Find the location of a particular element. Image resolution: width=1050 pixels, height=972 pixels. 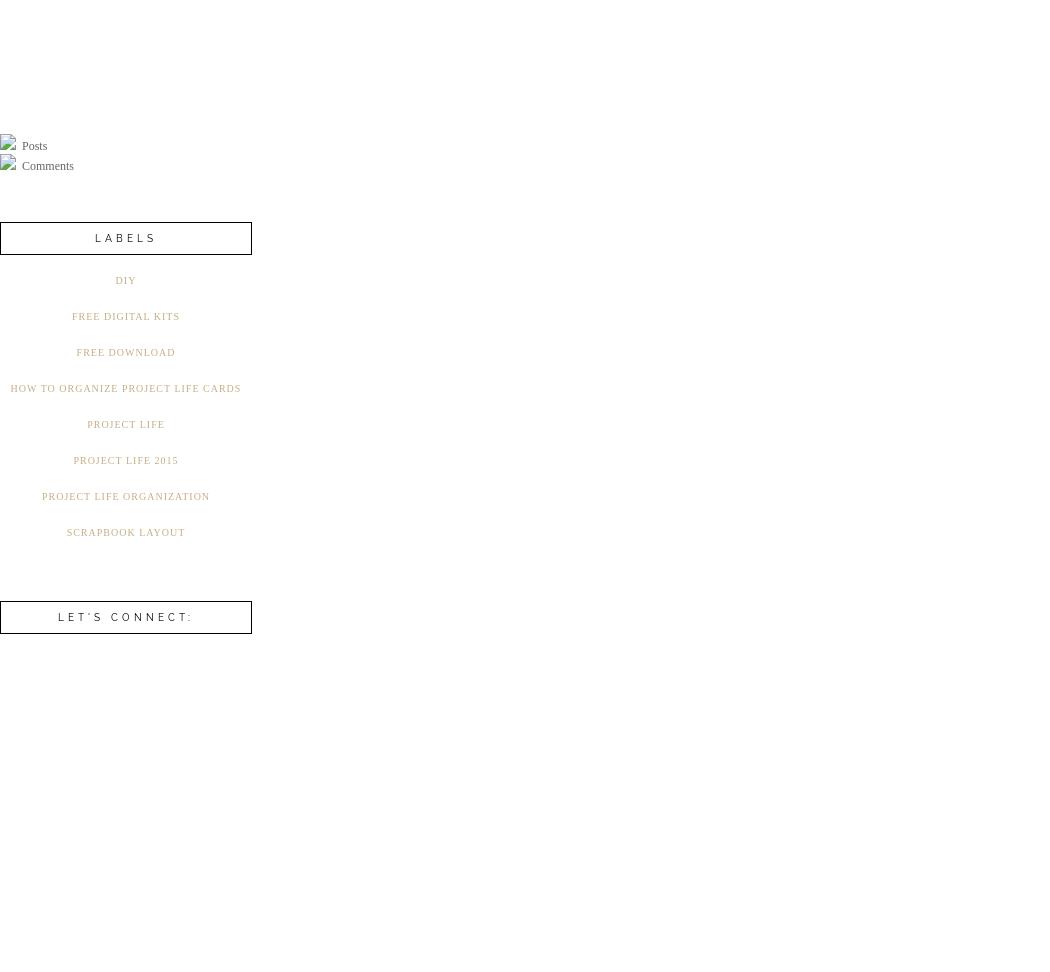

'Comments' is located at coordinates (45, 166).